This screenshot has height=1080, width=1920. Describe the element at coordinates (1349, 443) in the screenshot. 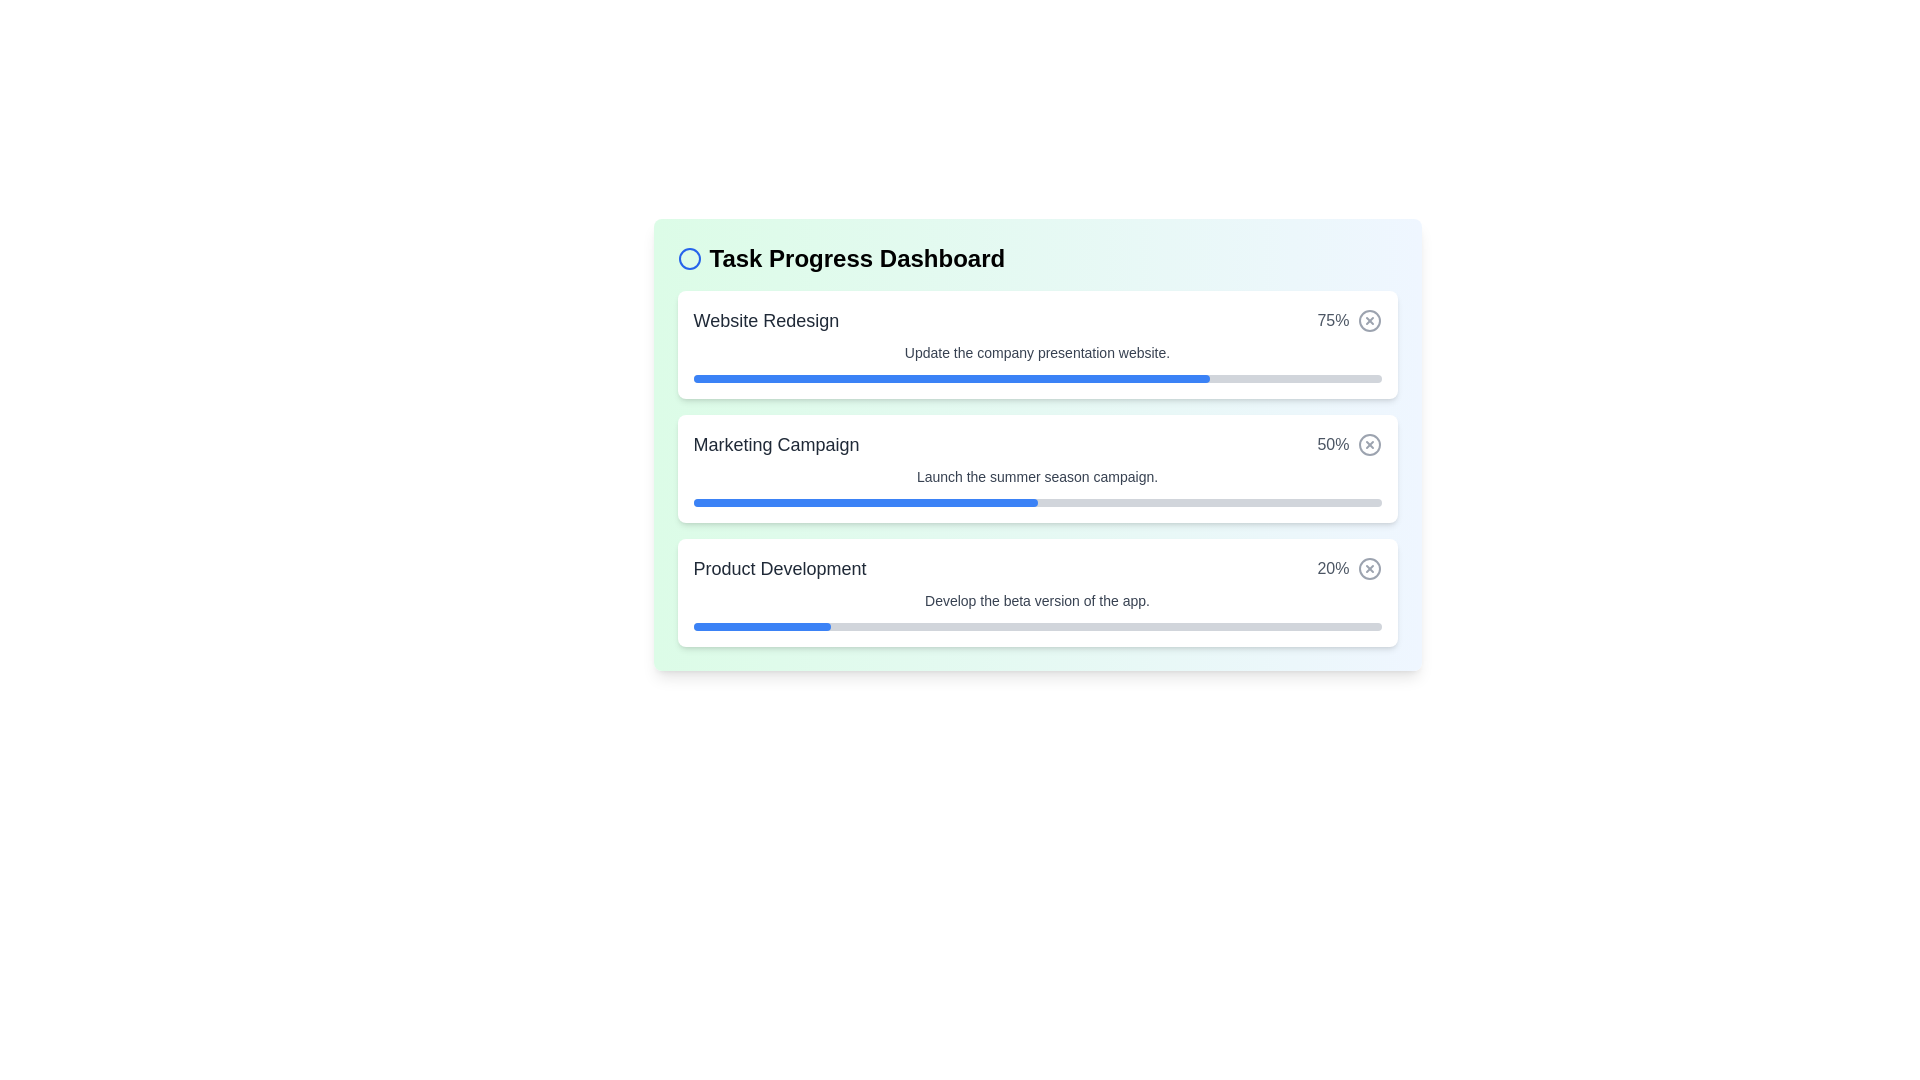

I see `the label displaying '50%' which indicates the progress percentage for the 'Marketing Campaign' task, located in the 'Marketing Campaign' section of the task progress dashboard` at that location.